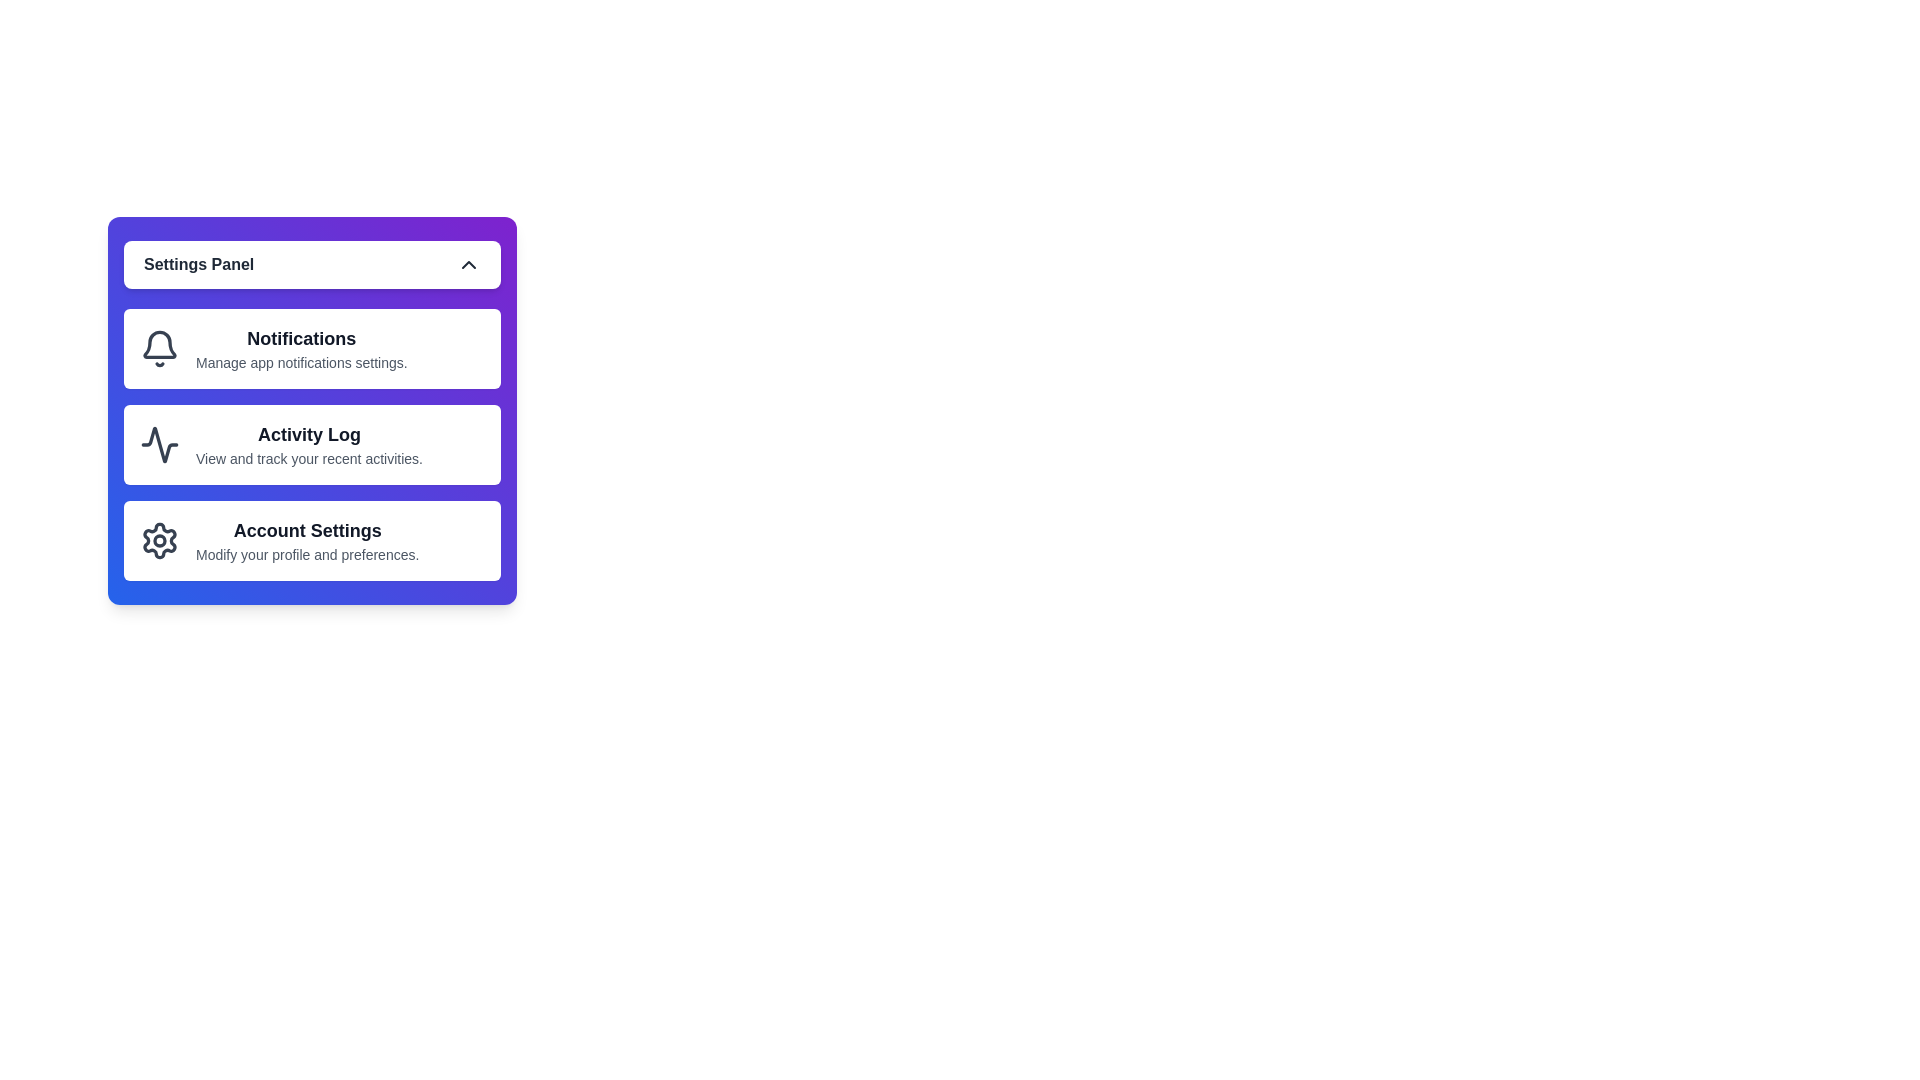 This screenshot has width=1920, height=1080. I want to click on the 'Activity Log' option in the menu, so click(311, 443).